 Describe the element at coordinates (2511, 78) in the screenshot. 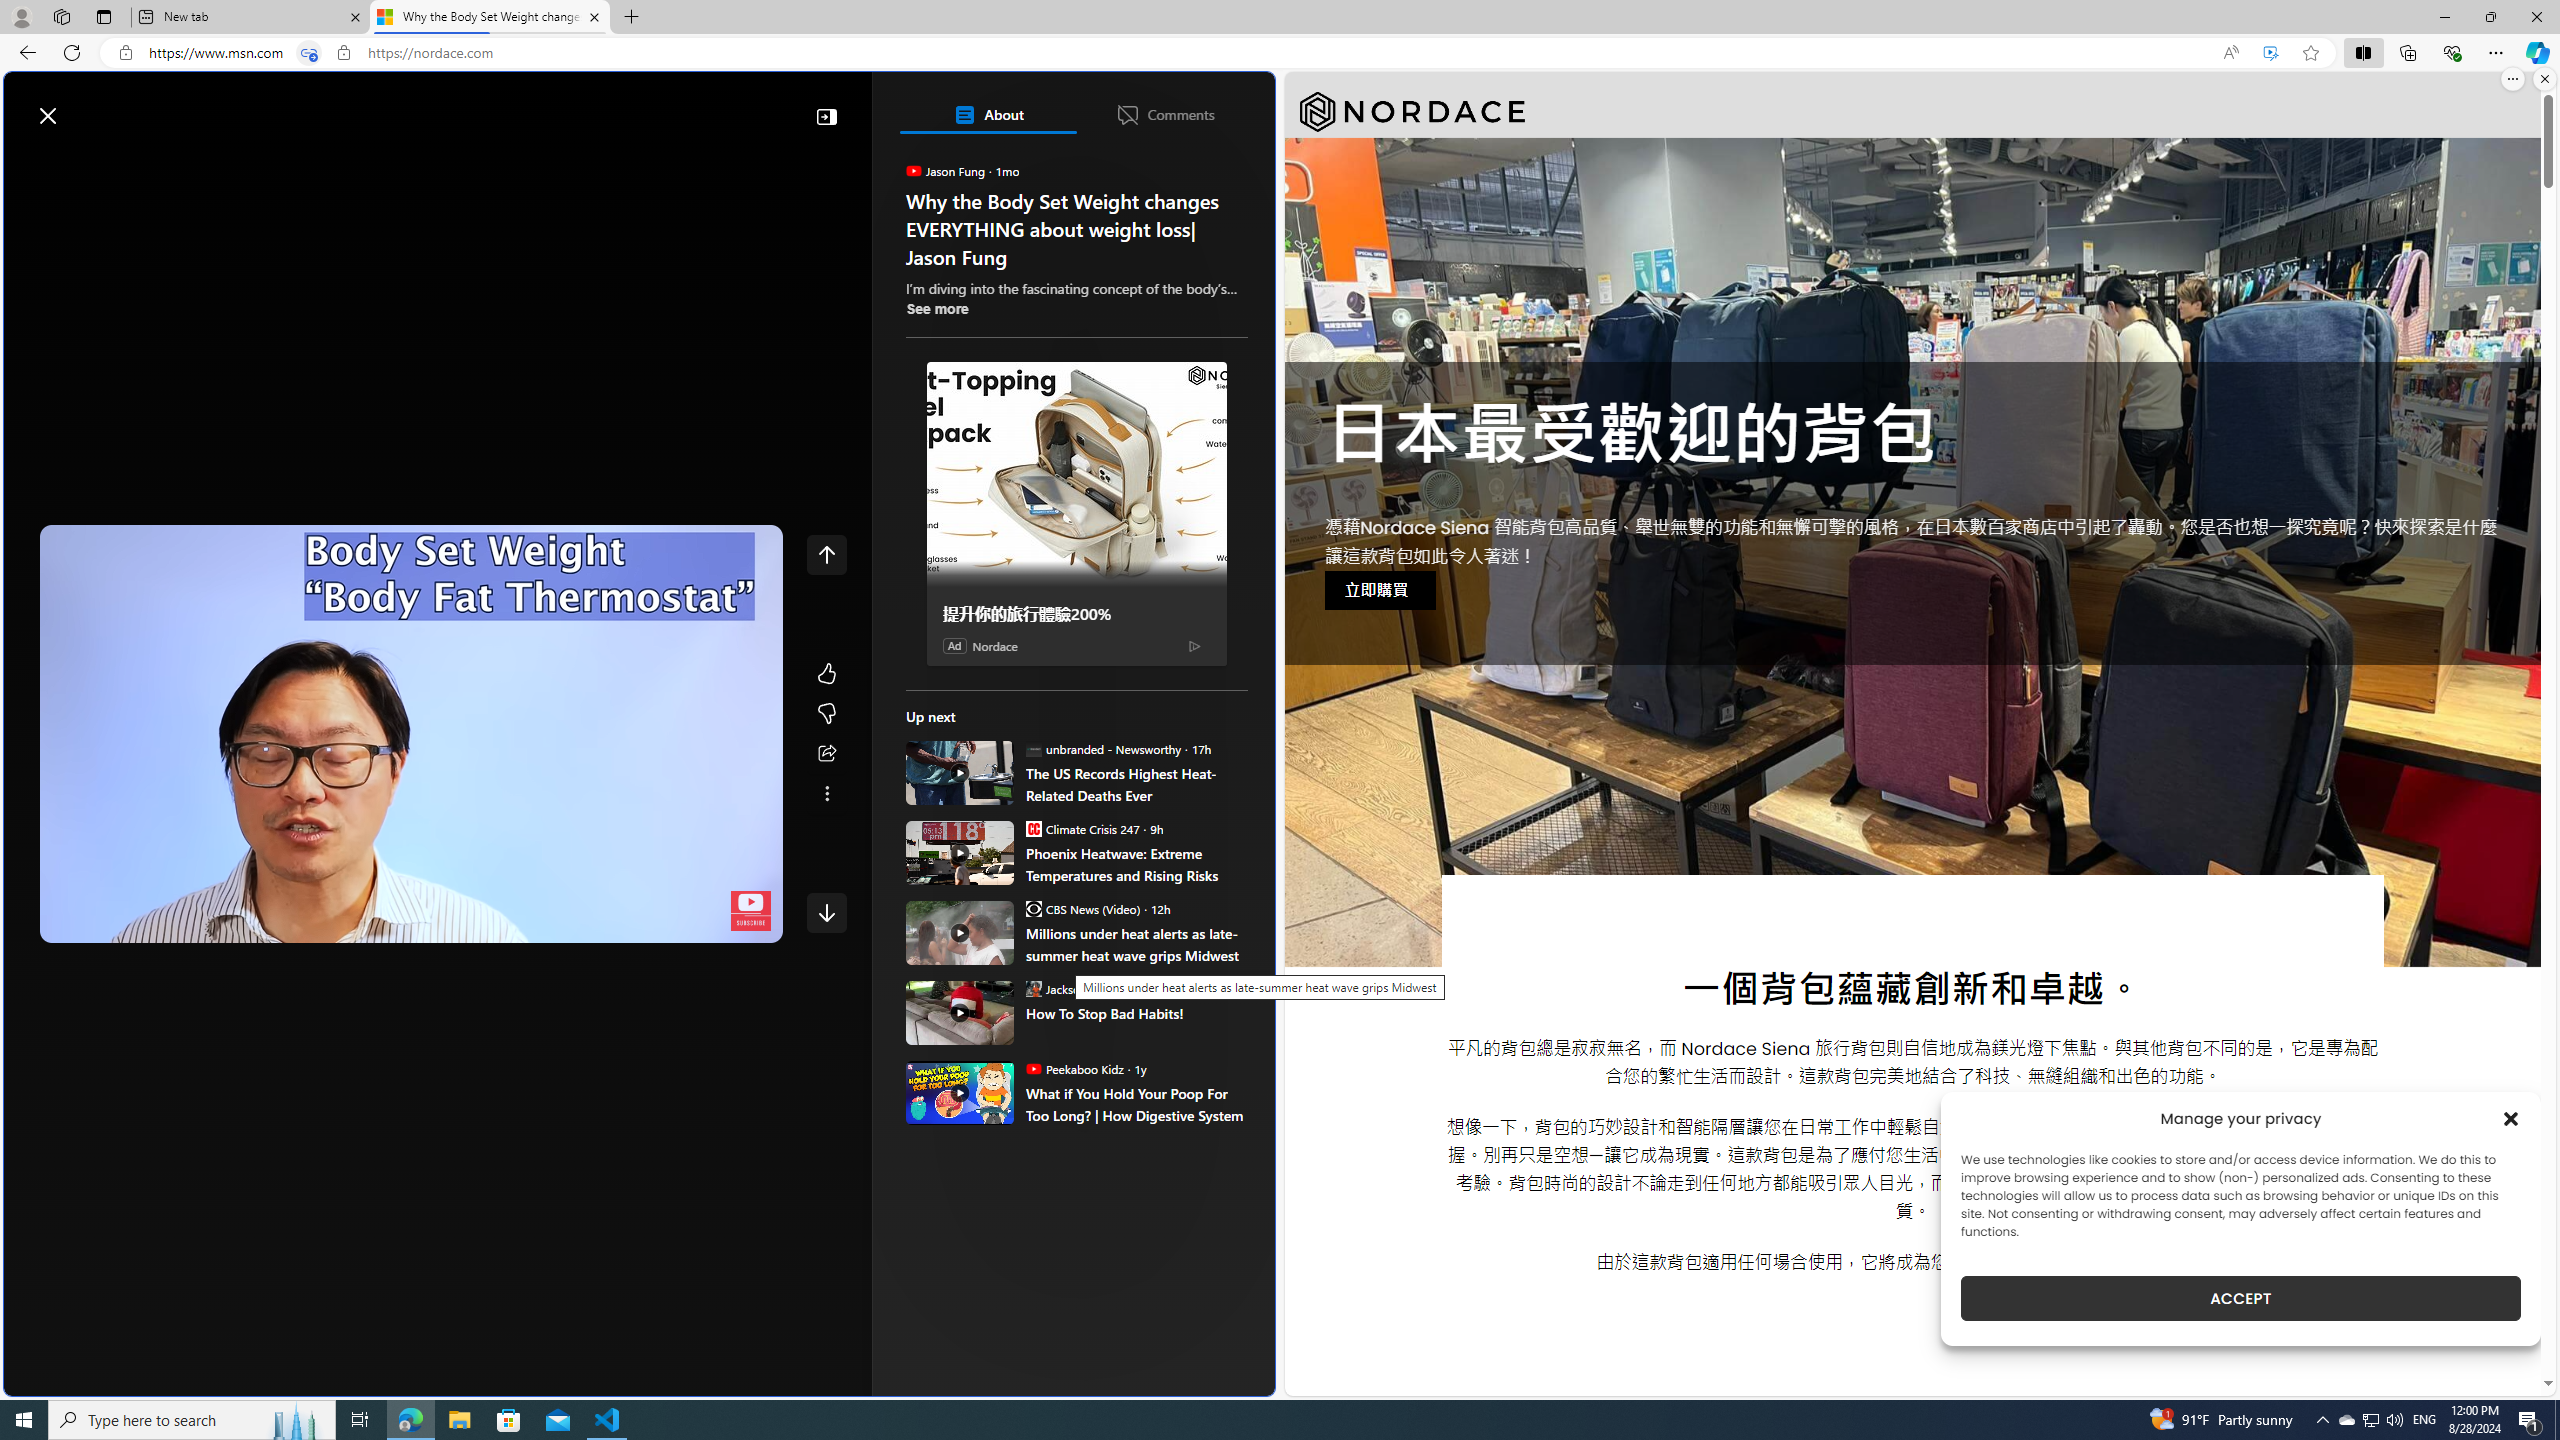

I see `'More options.'` at that location.